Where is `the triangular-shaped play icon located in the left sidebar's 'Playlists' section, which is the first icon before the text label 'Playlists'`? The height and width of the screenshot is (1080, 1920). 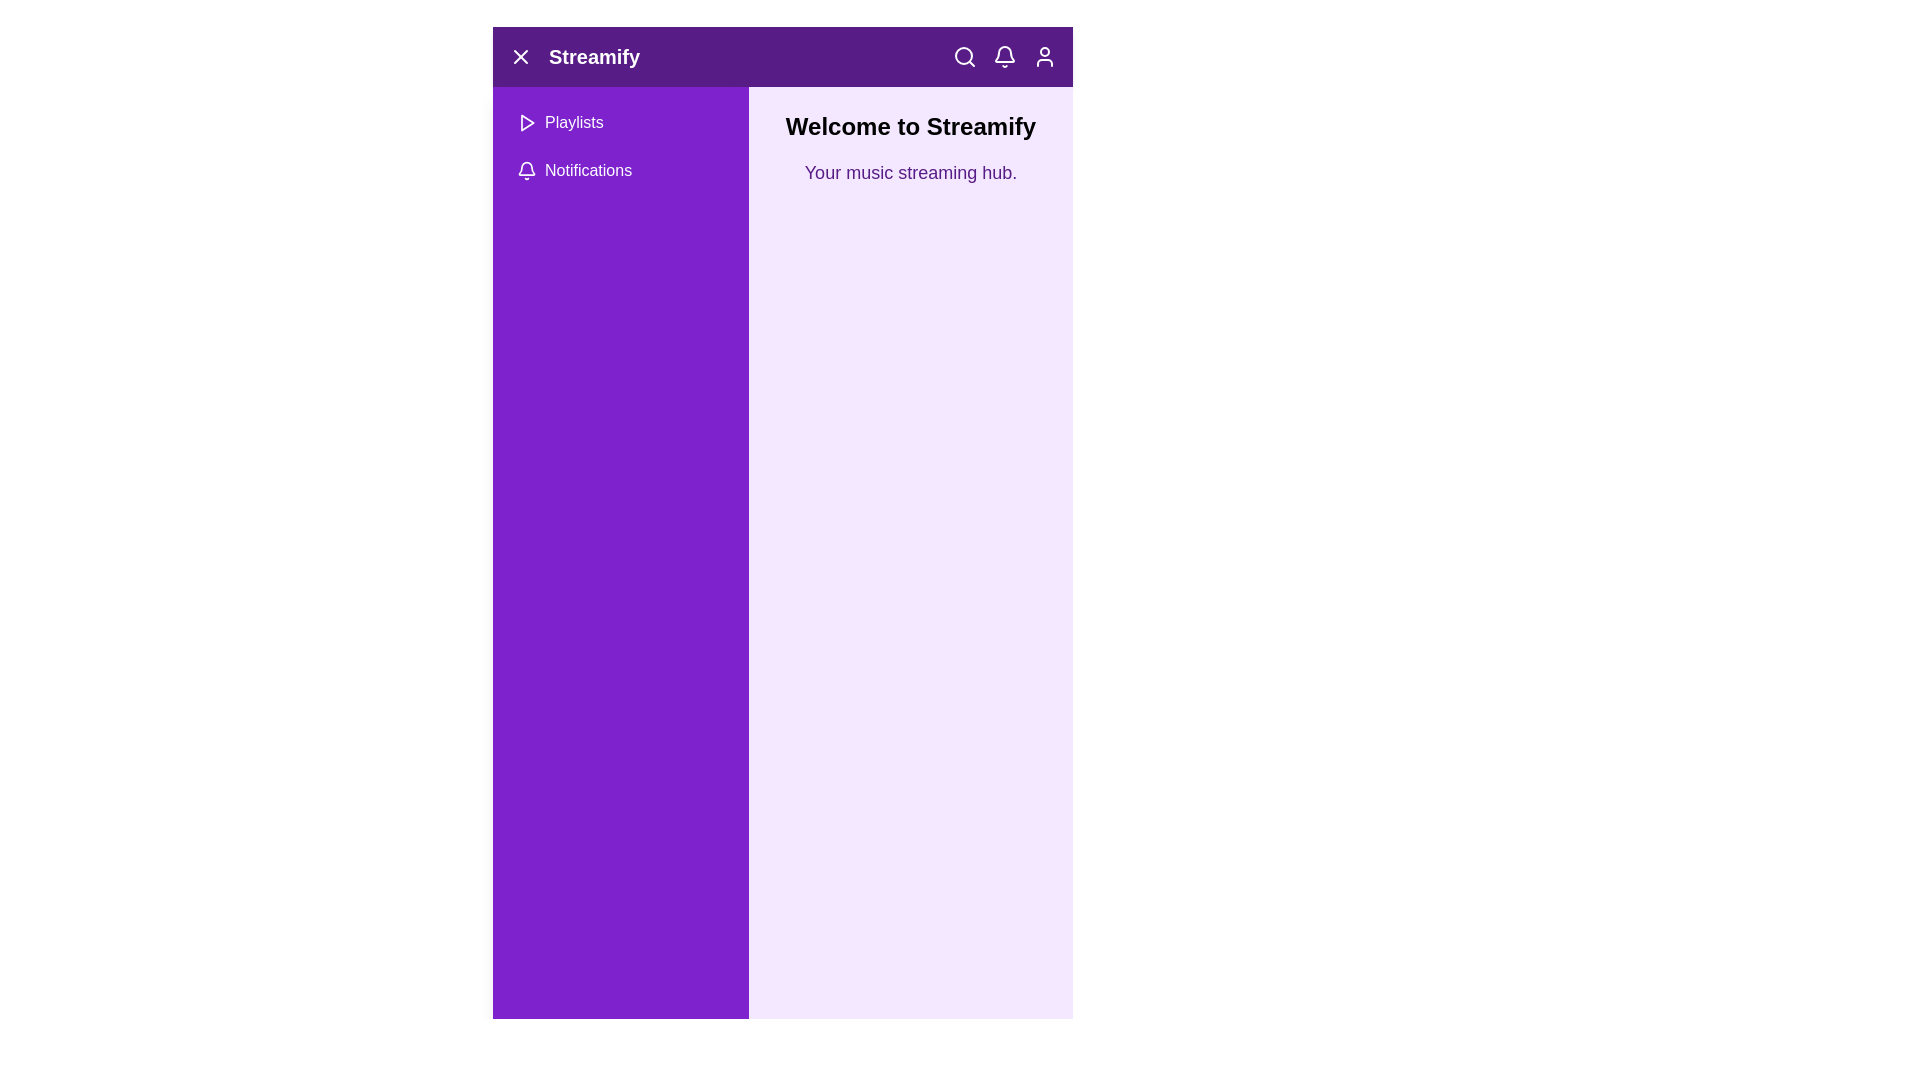 the triangular-shaped play icon located in the left sidebar's 'Playlists' section, which is the first icon before the text label 'Playlists' is located at coordinates (527, 123).